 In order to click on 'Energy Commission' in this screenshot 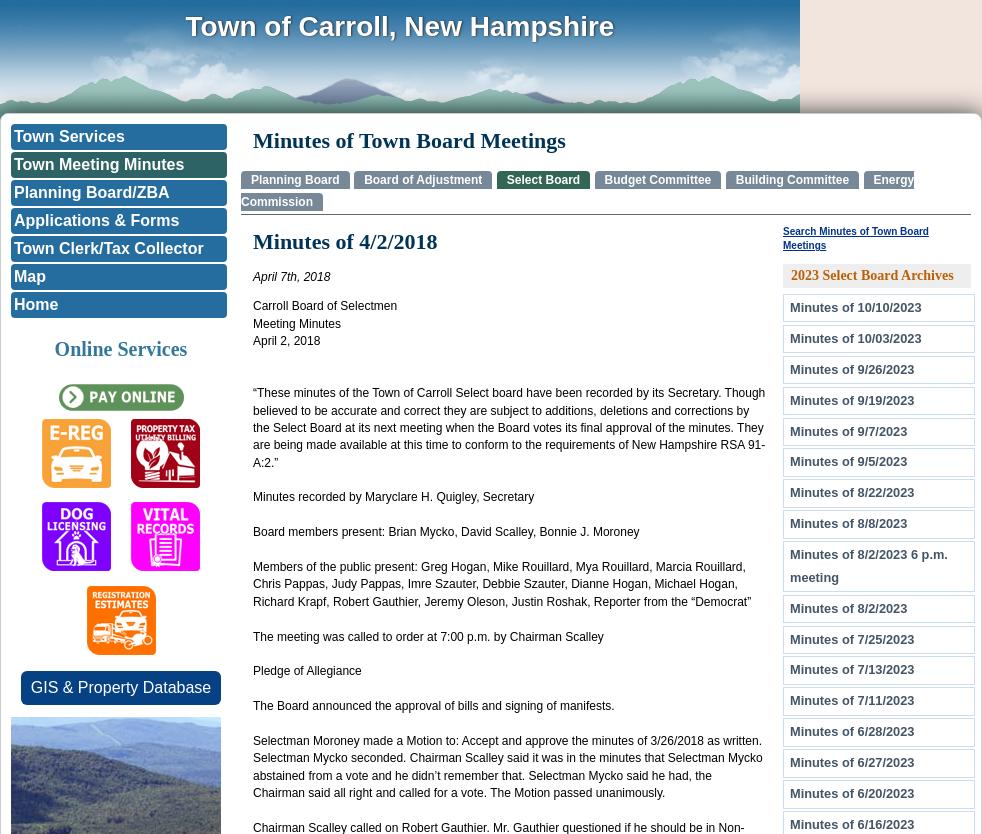, I will do `click(576, 190)`.